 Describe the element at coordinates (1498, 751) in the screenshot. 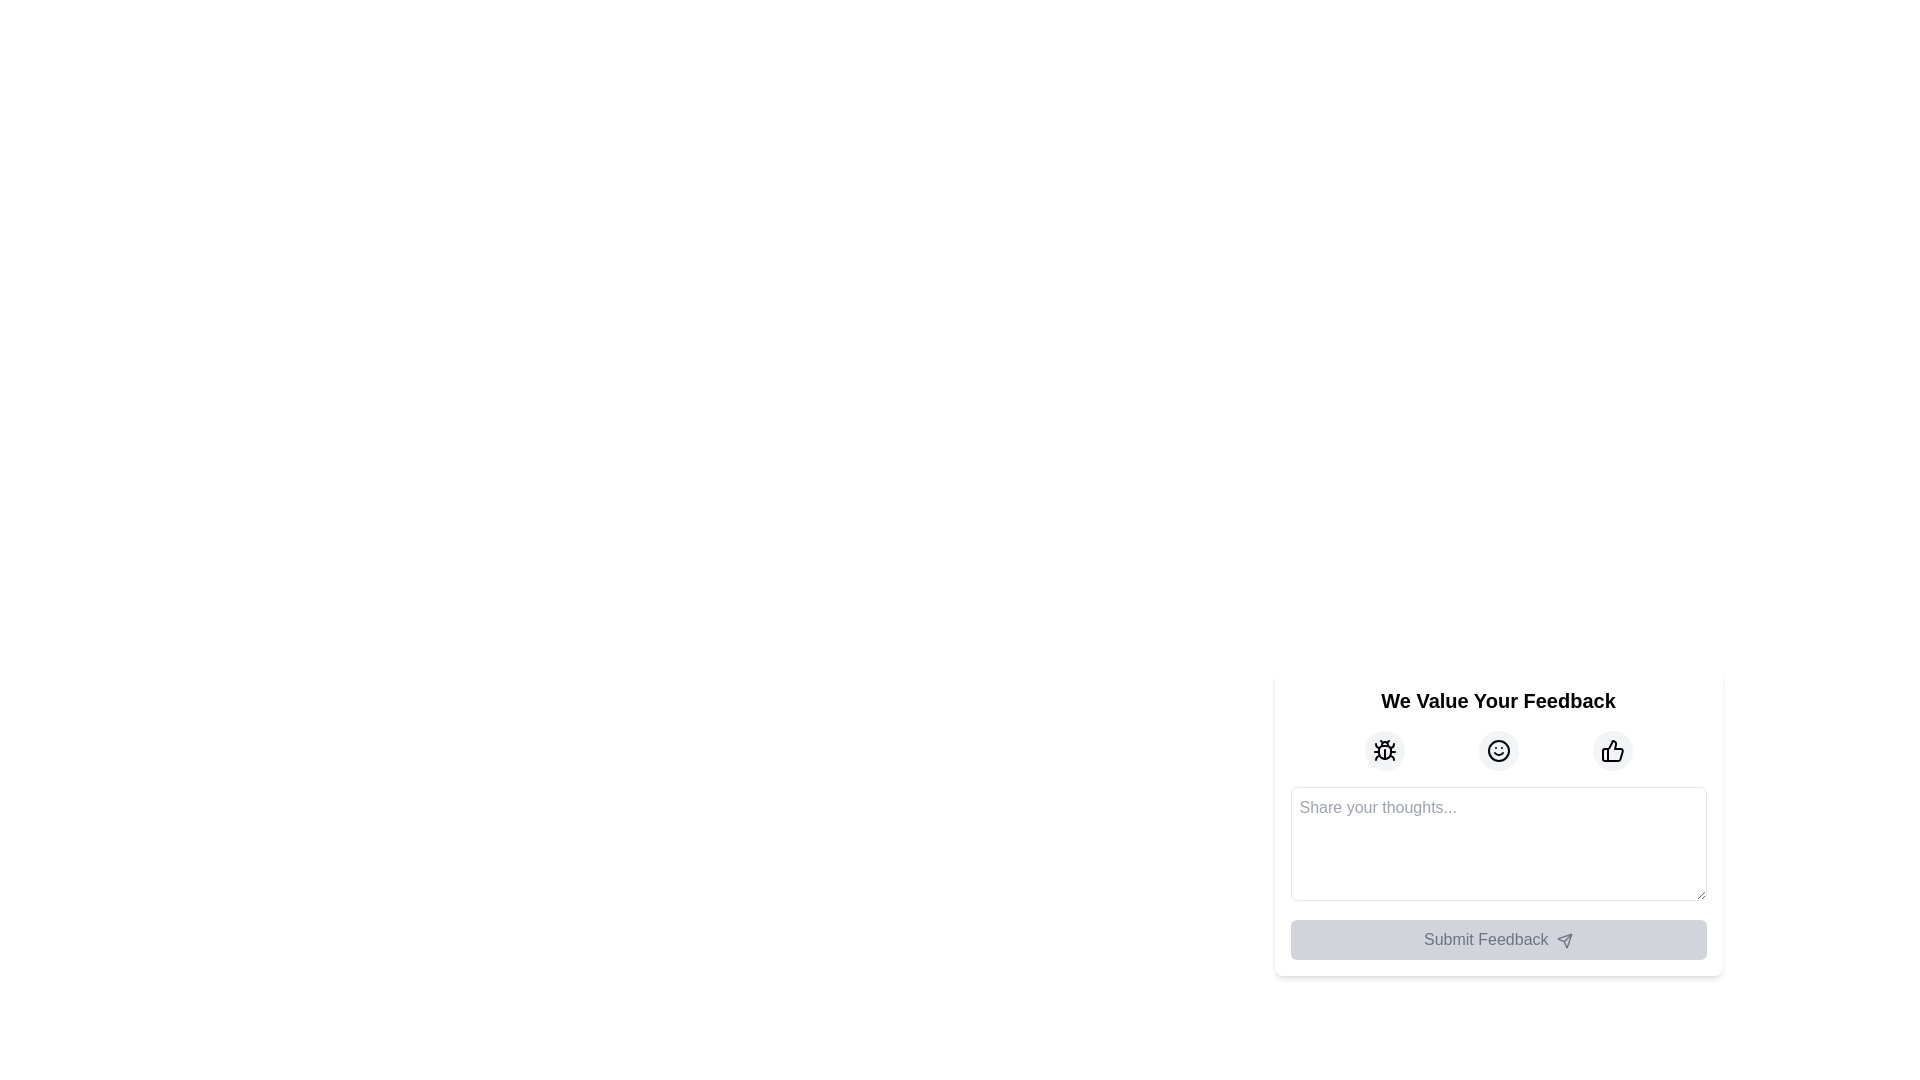

I see `the circular smiley-face icon button located in the feedback form, positioned between the bug icon and the thumbs-up icon` at that location.